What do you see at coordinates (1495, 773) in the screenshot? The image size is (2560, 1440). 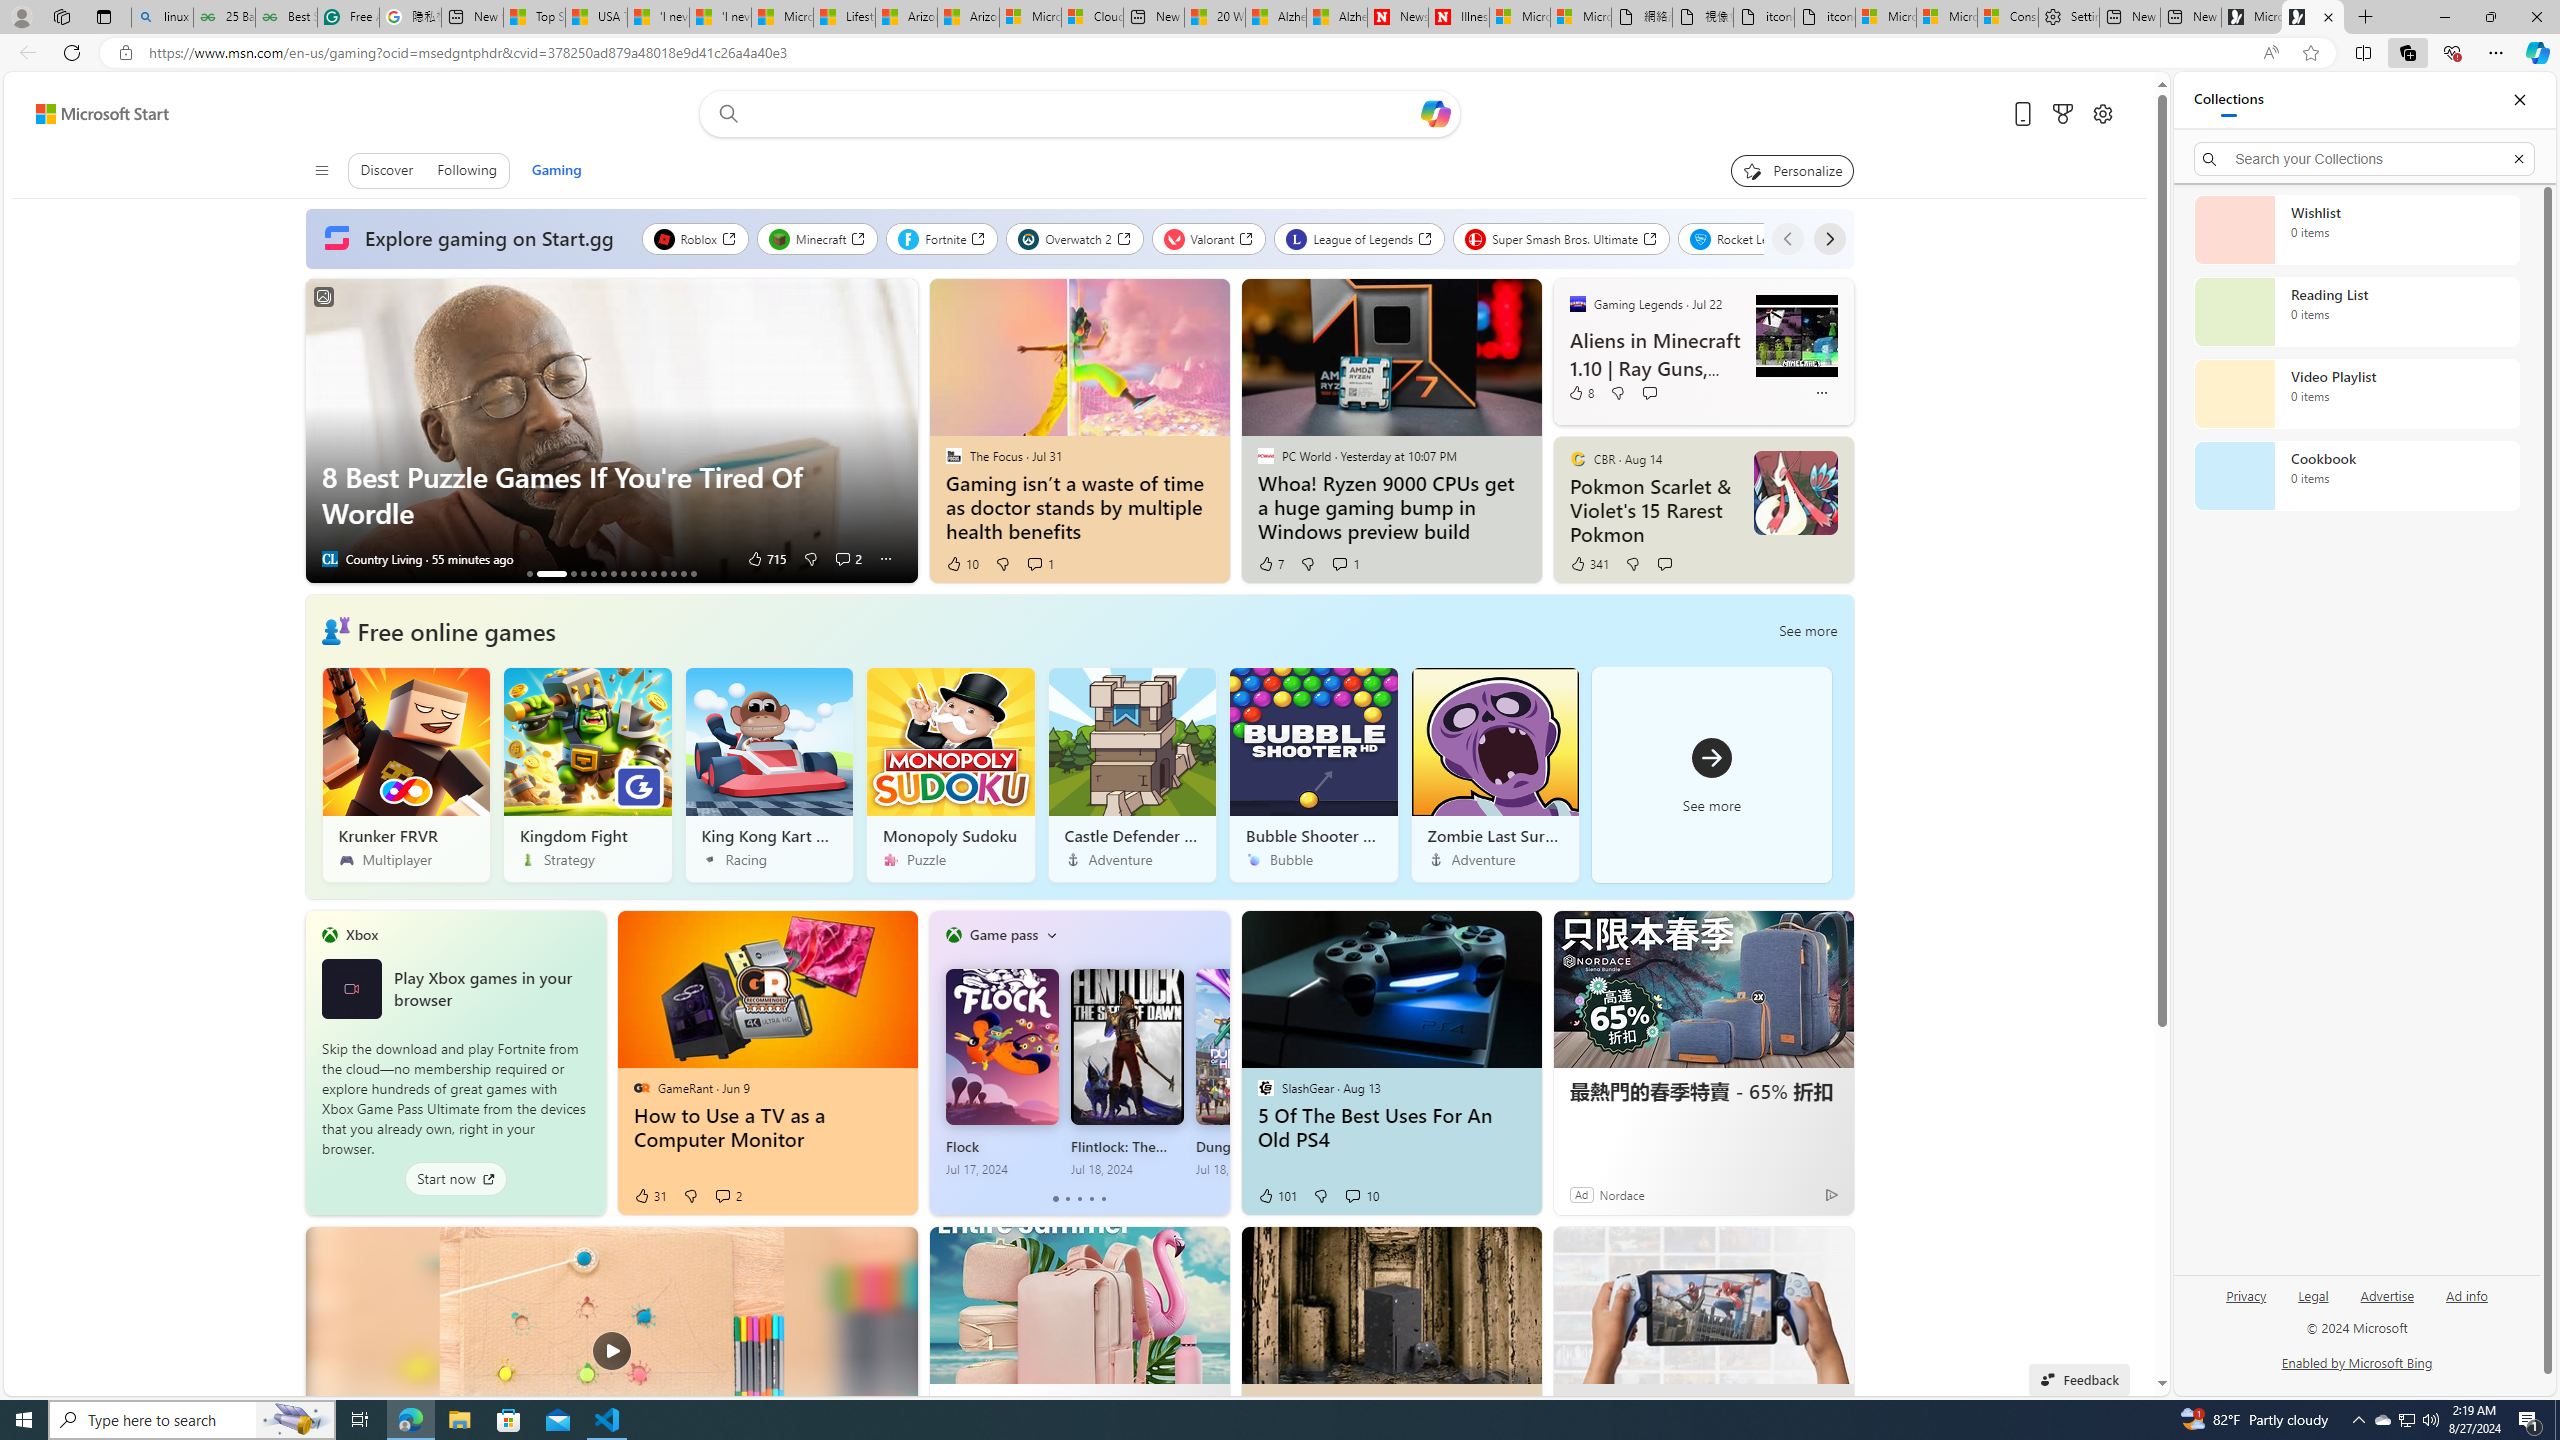 I see `'Zombie Last Survivor'` at bounding box center [1495, 773].